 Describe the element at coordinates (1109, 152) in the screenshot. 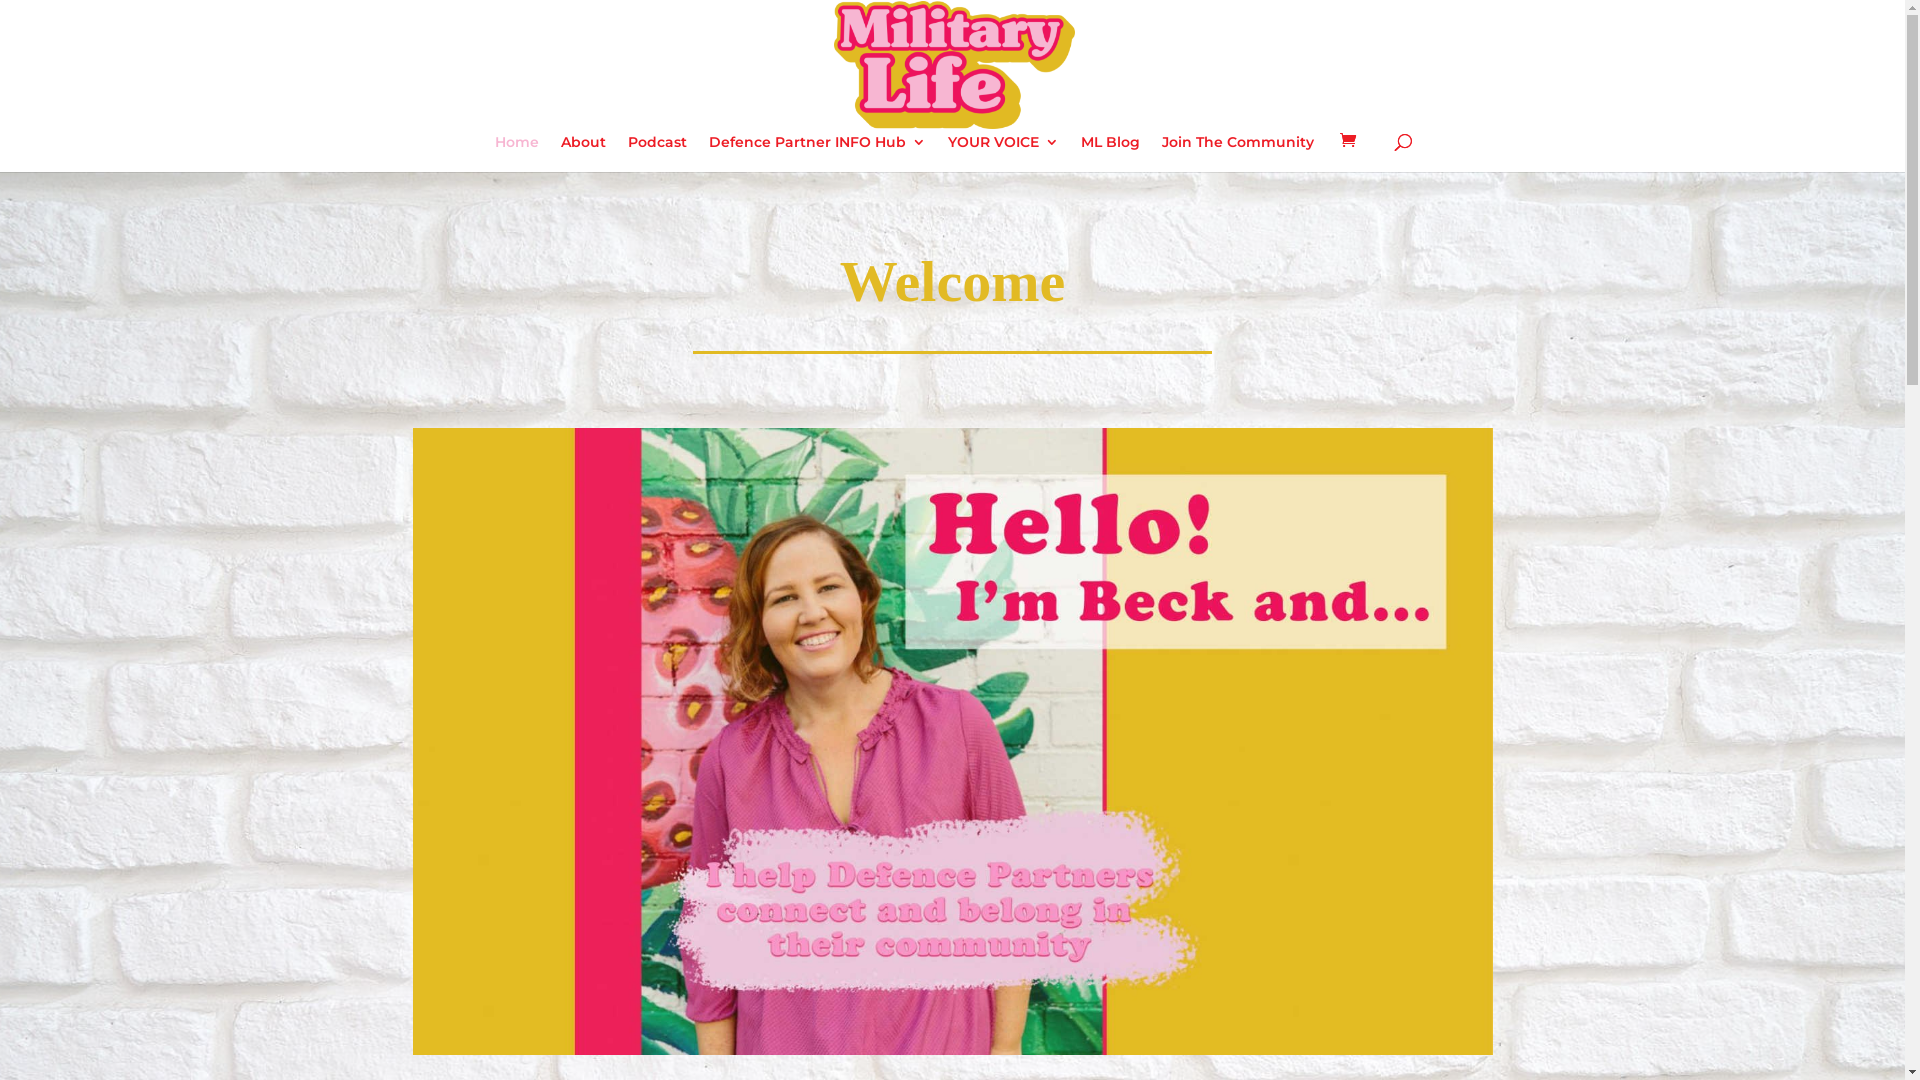

I see `'ML Blog'` at that location.